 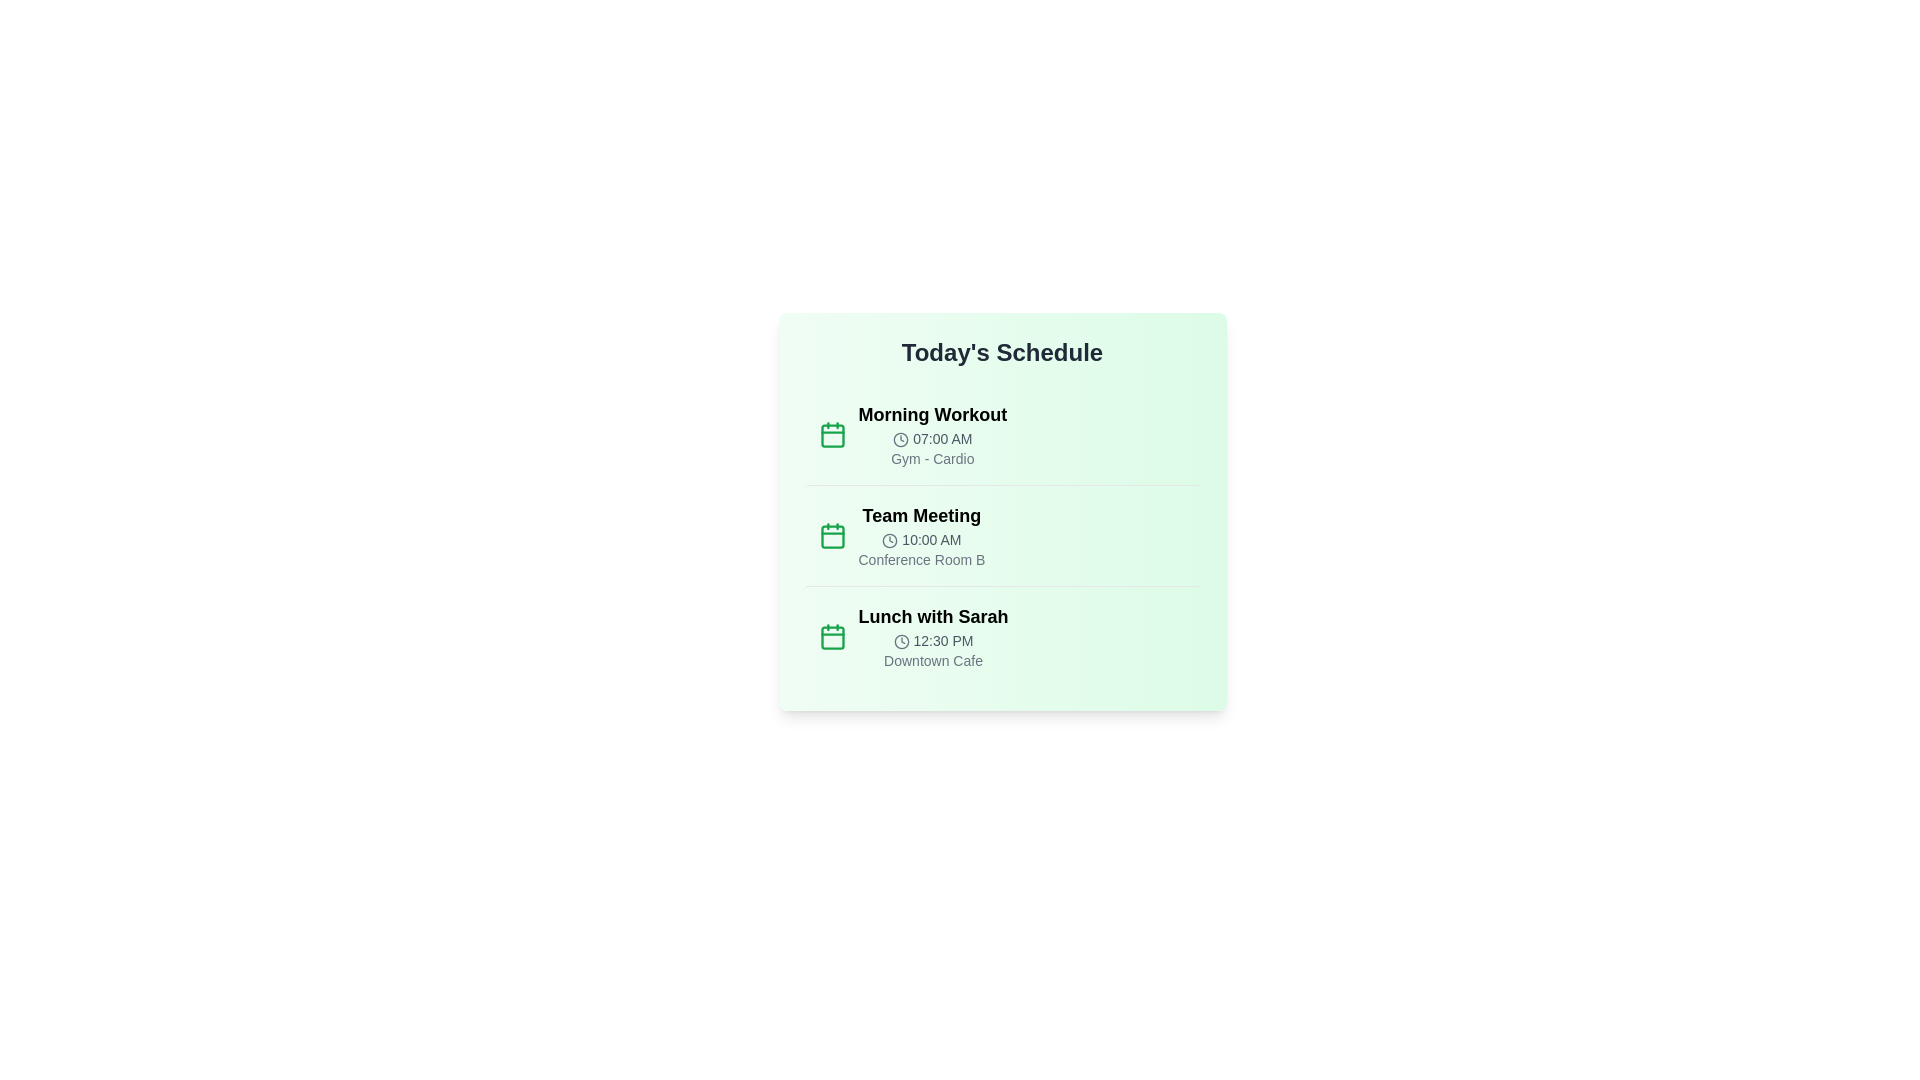 What do you see at coordinates (900, 642) in the screenshot?
I see `the clock icon for the Lunch with Sarah event` at bounding box center [900, 642].